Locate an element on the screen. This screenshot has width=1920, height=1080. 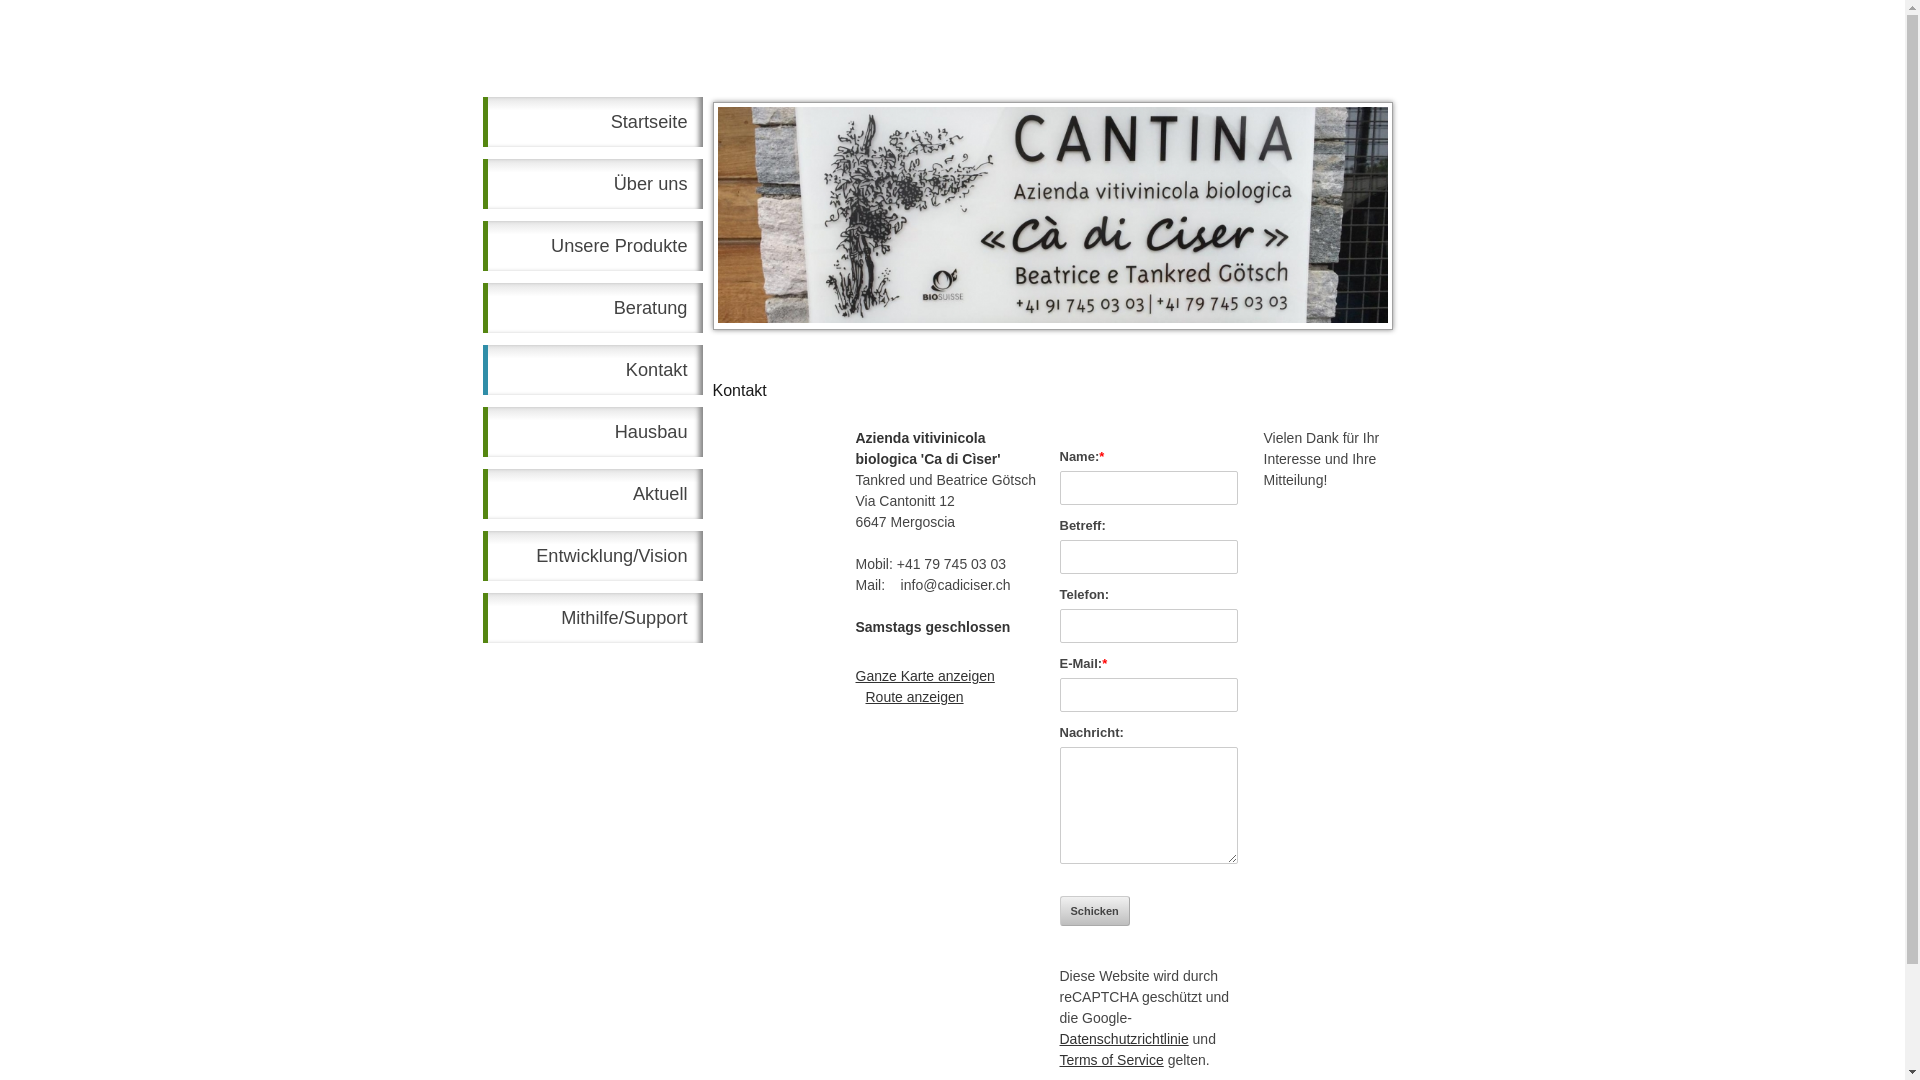
'Hausbau' is located at coordinates (590, 431).